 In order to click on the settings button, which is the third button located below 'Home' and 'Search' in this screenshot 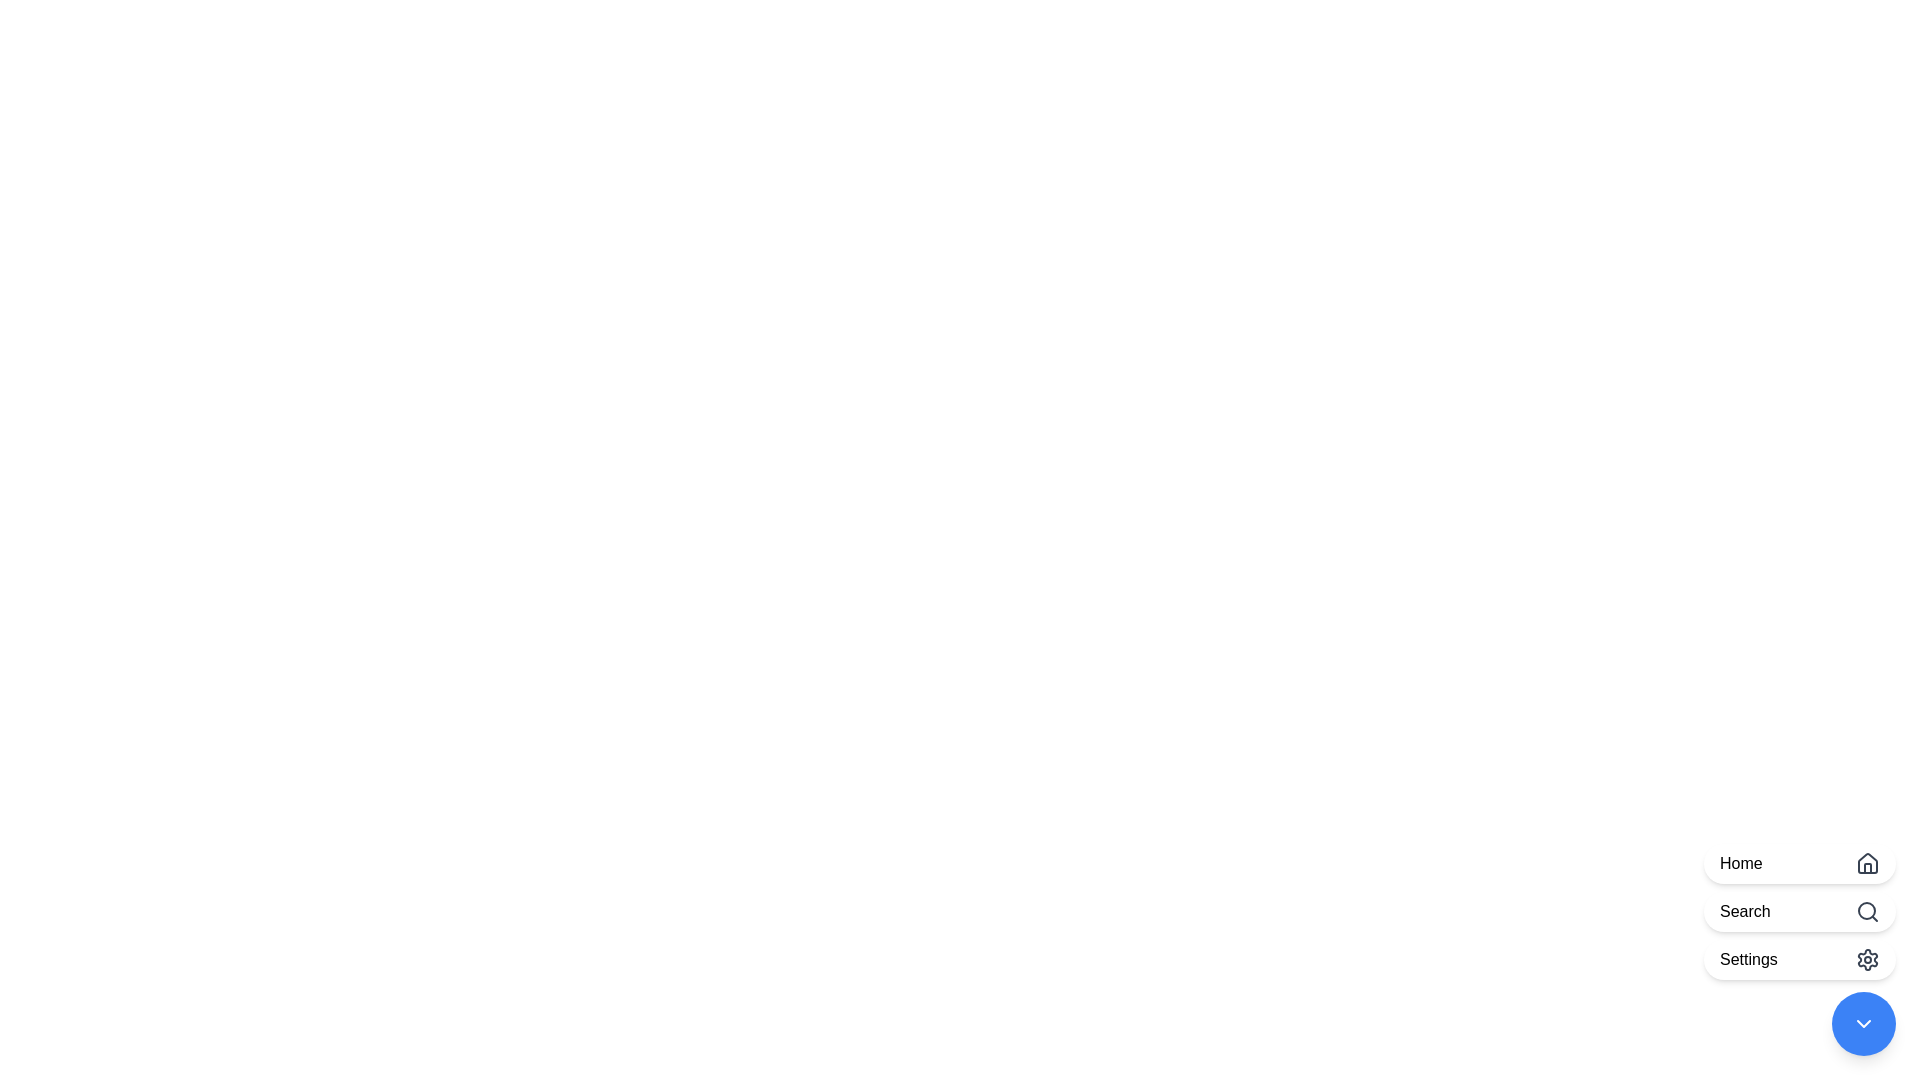, I will do `click(1800, 959)`.